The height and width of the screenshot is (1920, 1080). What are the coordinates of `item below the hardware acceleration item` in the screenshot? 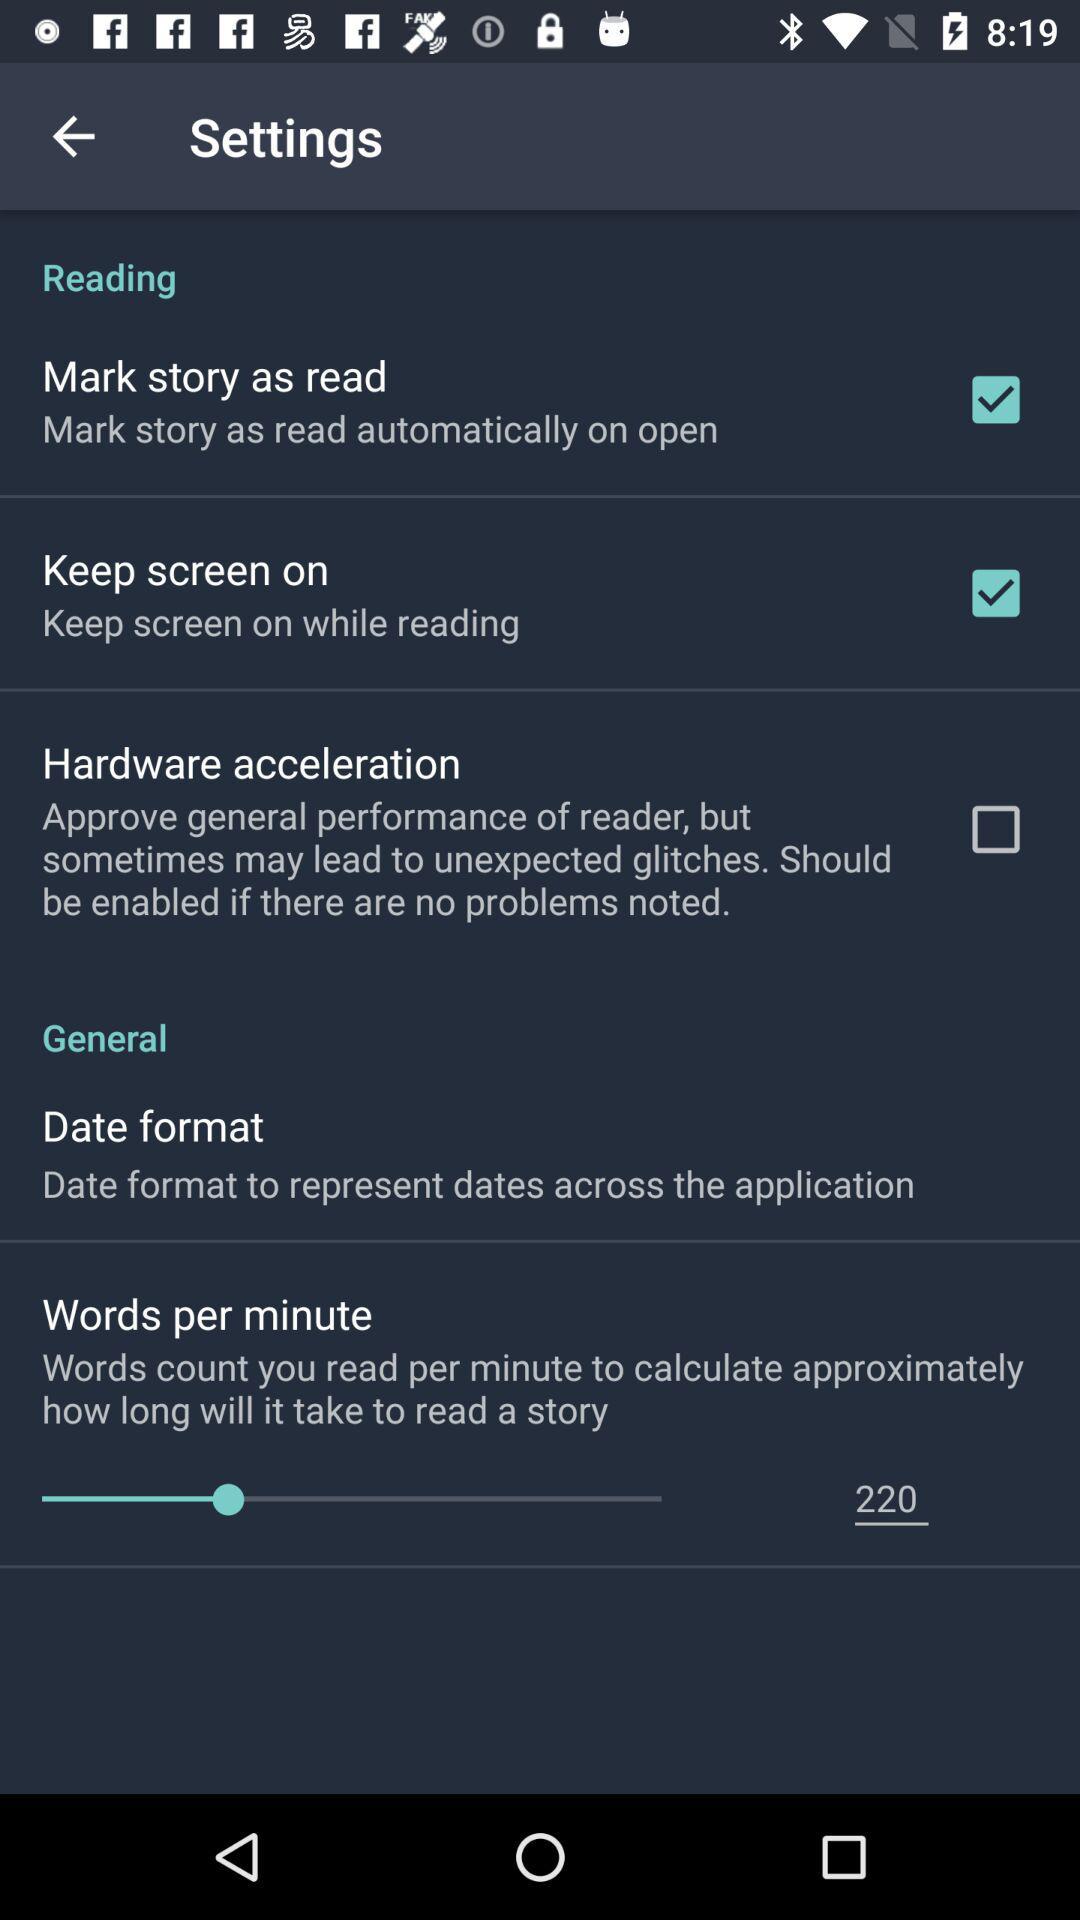 It's located at (477, 858).